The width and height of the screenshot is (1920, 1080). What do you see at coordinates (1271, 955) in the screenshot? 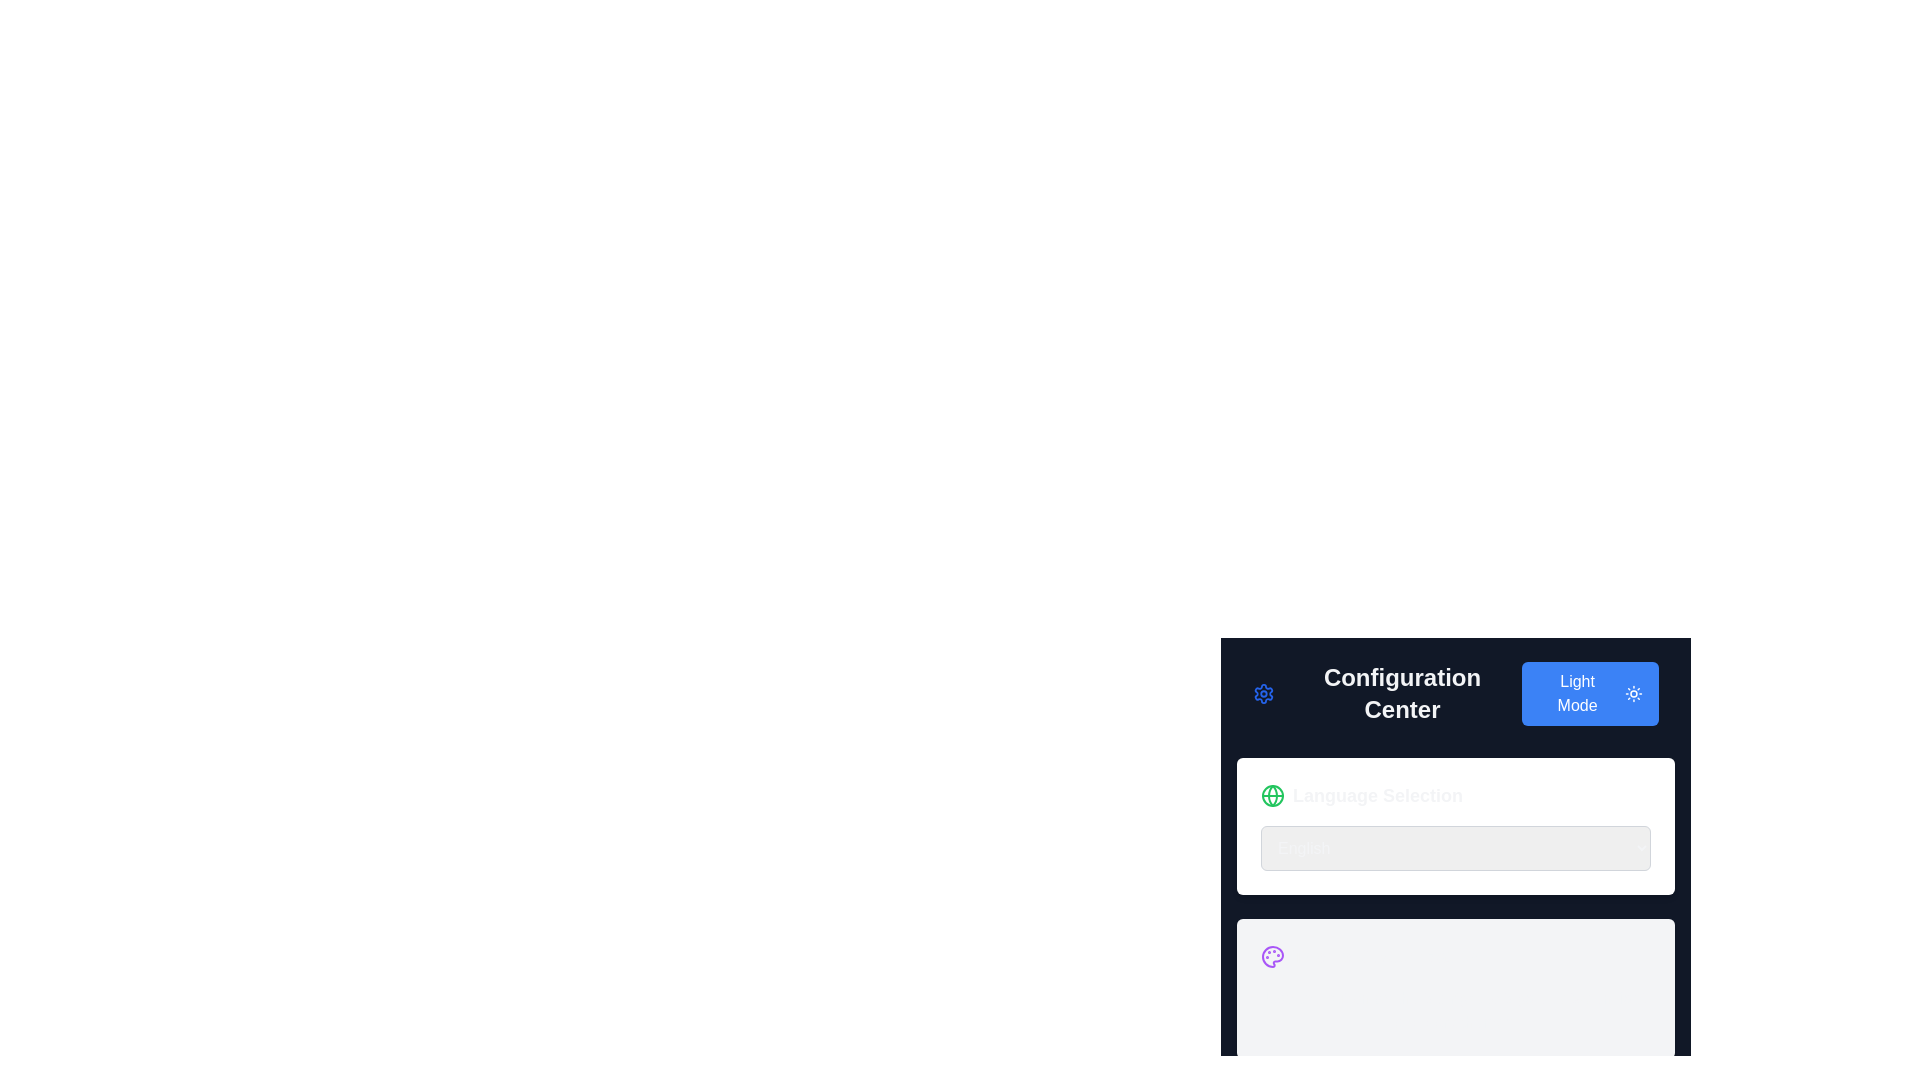
I see `the theme customization icon located to the left of the 'Theme Customization' text, which symbolizes the option for modifying visual settings` at bounding box center [1271, 955].